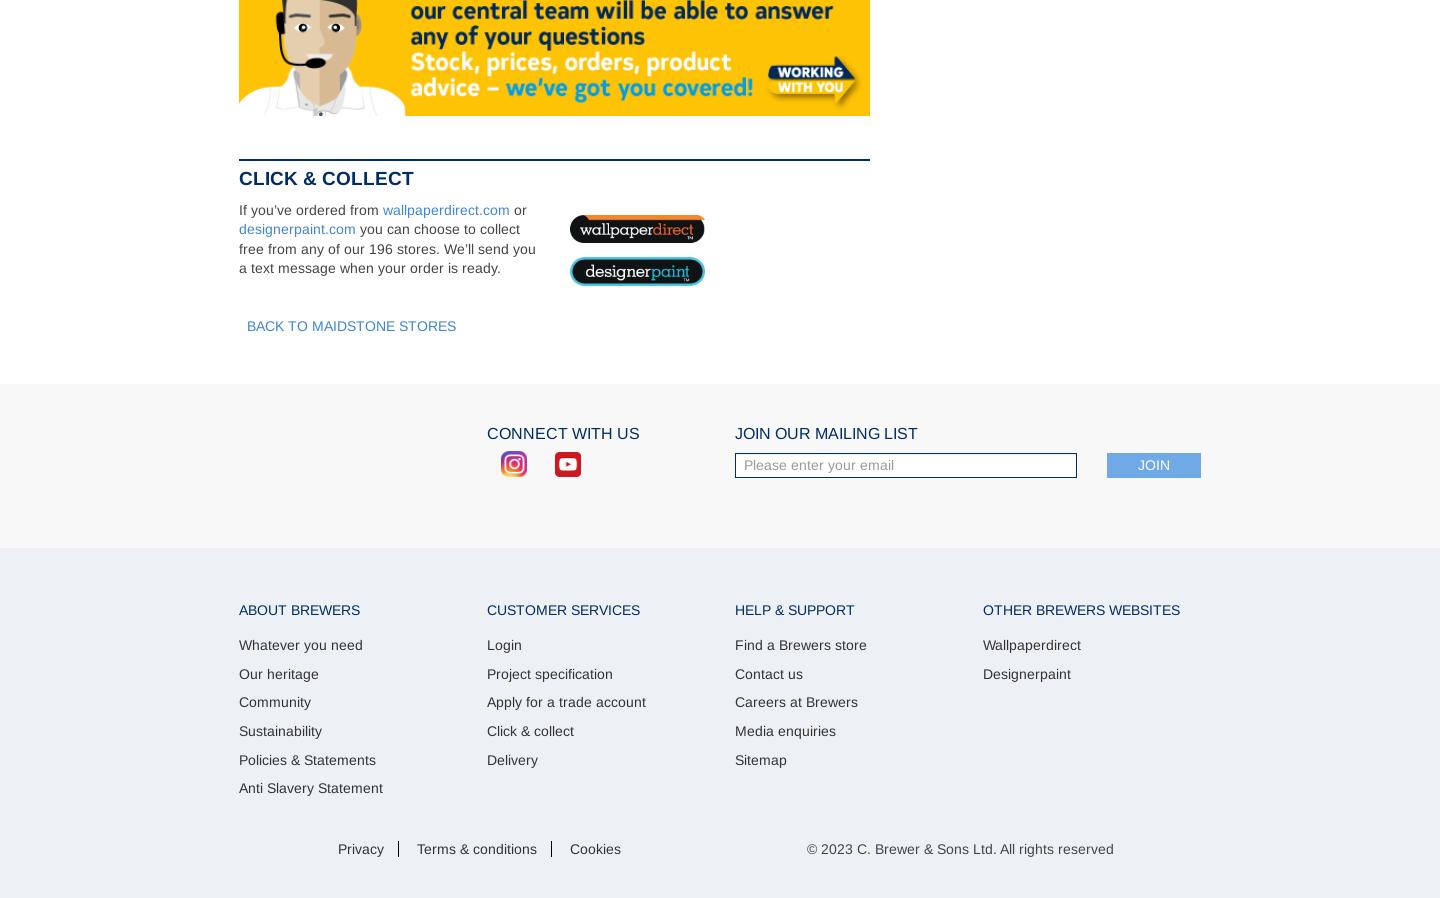 This screenshot has height=898, width=1440. What do you see at coordinates (298, 608) in the screenshot?
I see `'About Brewers'` at bounding box center [298, 608].